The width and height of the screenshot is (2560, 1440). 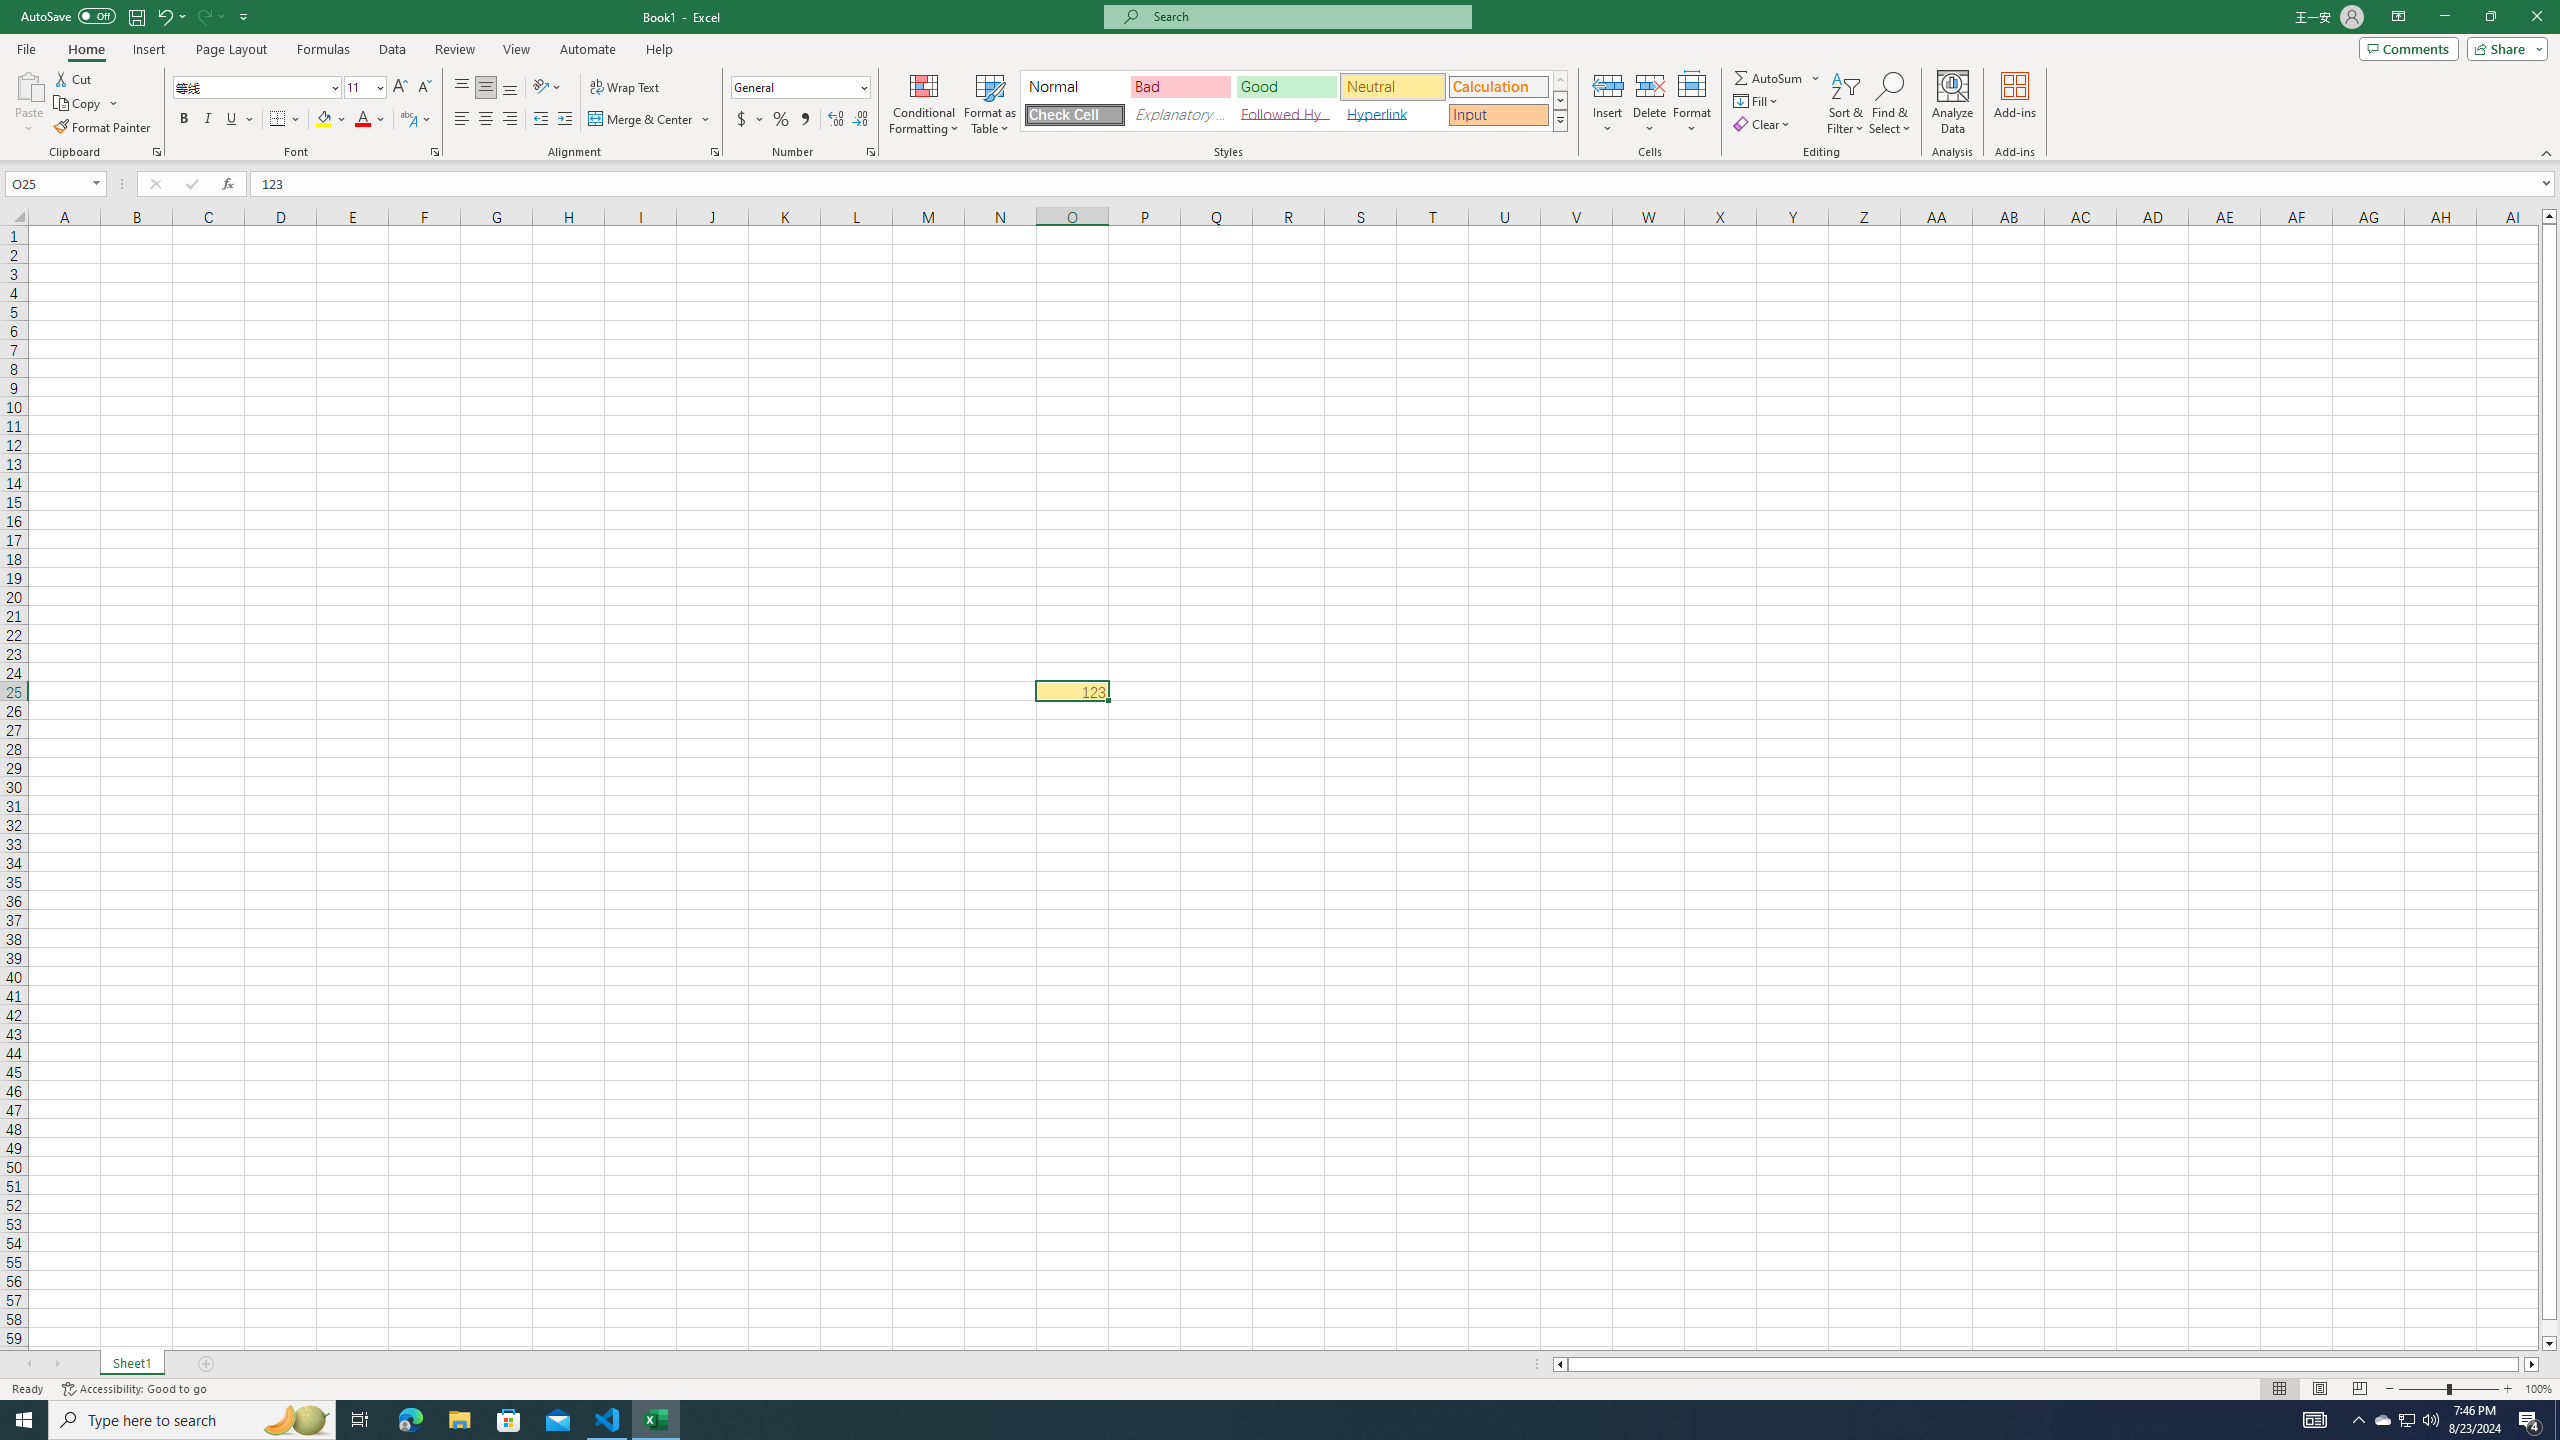 What do you see at coordinates (2046, 1363) in the screenshot?
I see `'Class: NetUIScrollBar'` at bounding box center [2046, 1363].